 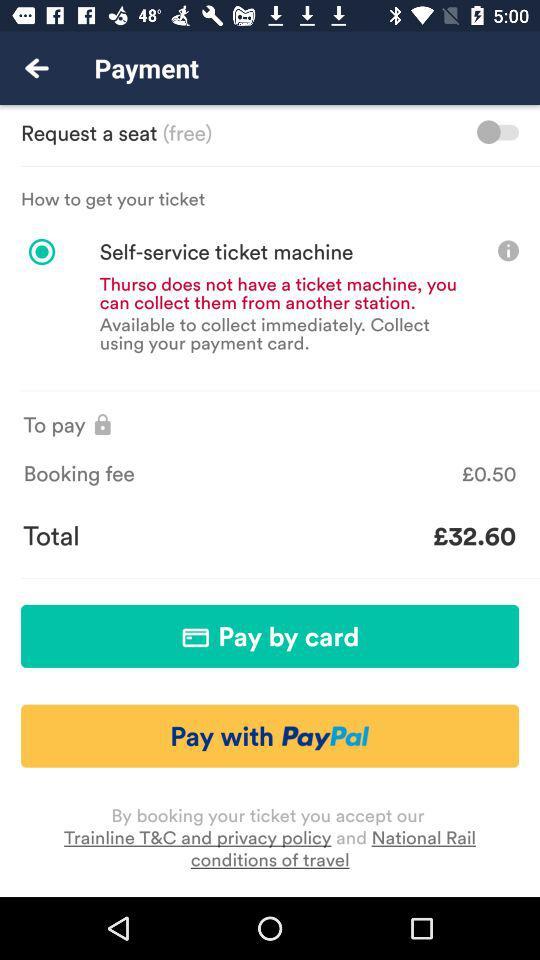 What do you see at coordinates (508, 249) in the screenshot?
I see `the info icon` at bounding box center [508, 249].